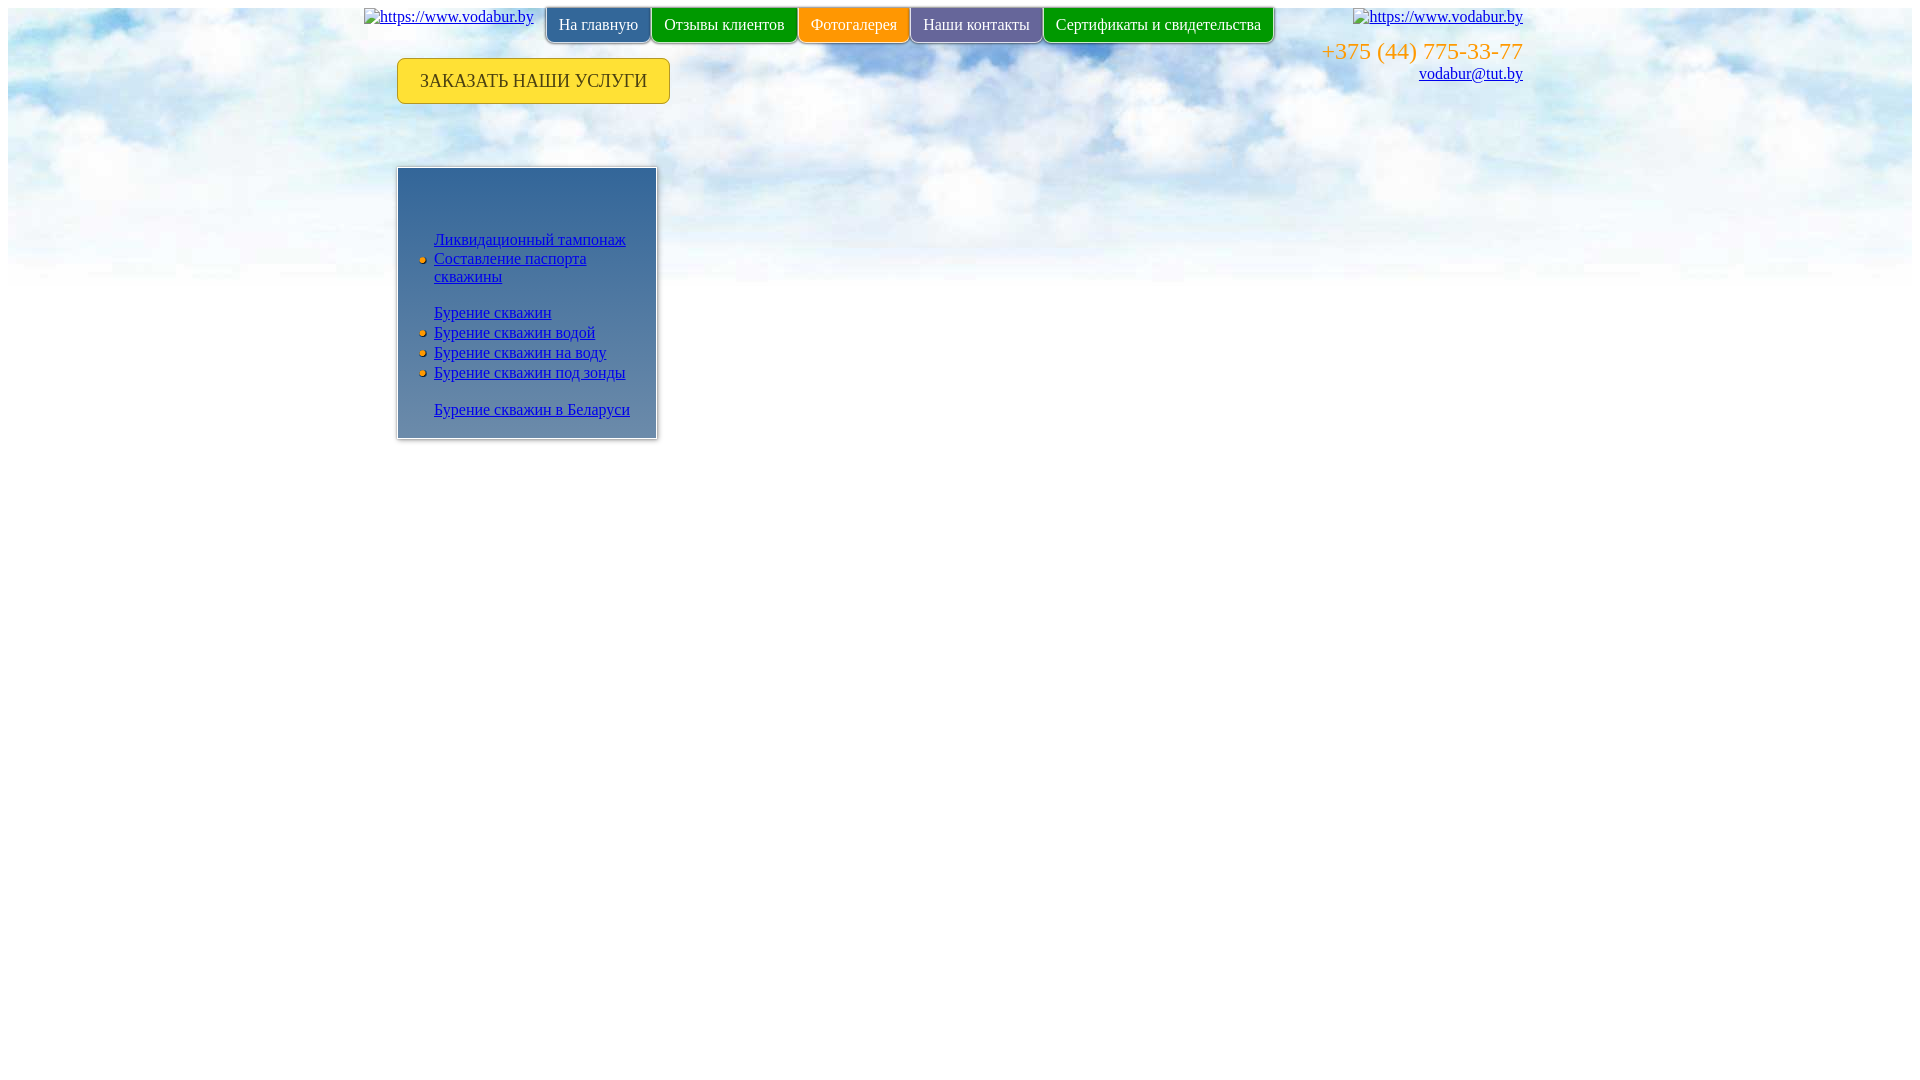  What do you see at coordinates (1470, 72) in the screenshot?
I see `'vodabur@tut.by'` at bounding box center [1470, 72].